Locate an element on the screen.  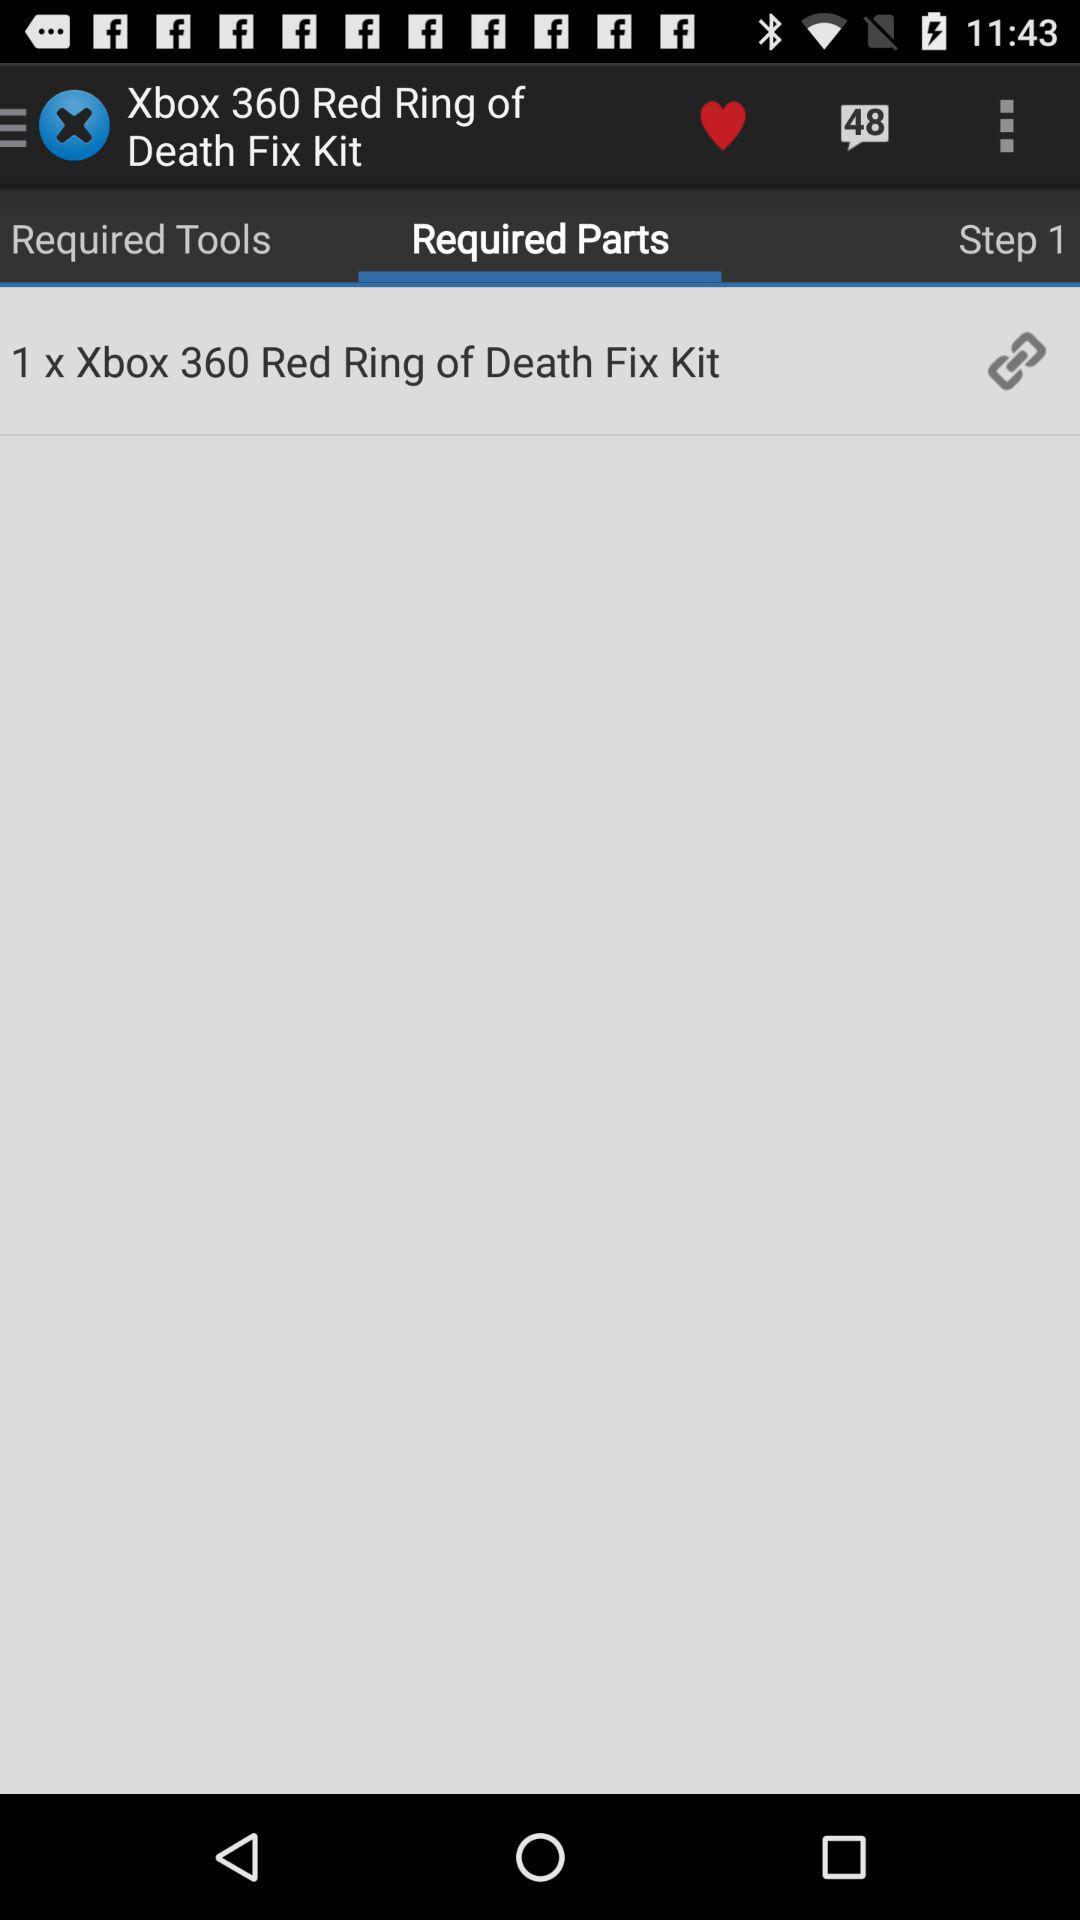
1 icon is located at coordinates (22, 360).